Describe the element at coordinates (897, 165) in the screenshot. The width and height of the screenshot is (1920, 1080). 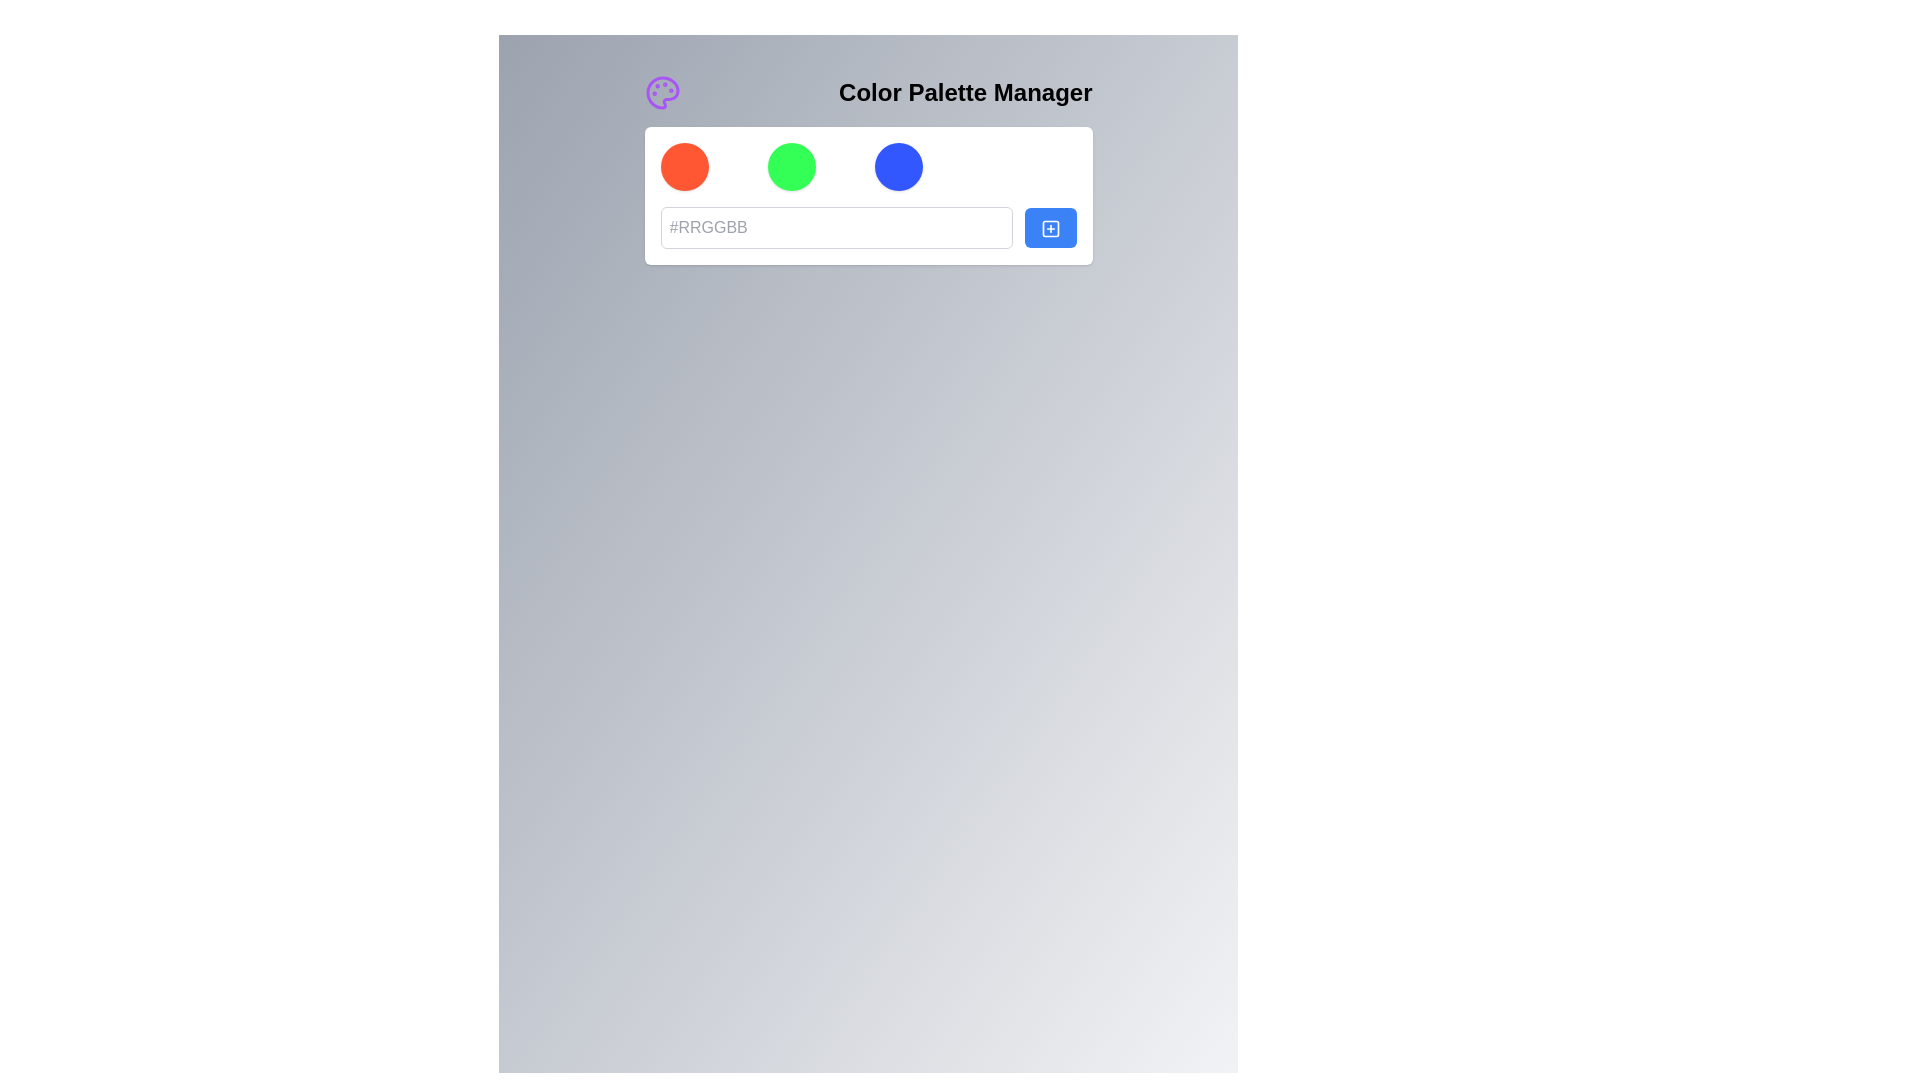
I see `the third circular color selection button with a blue background in the 'Color Palette Manager' interface` at that location.